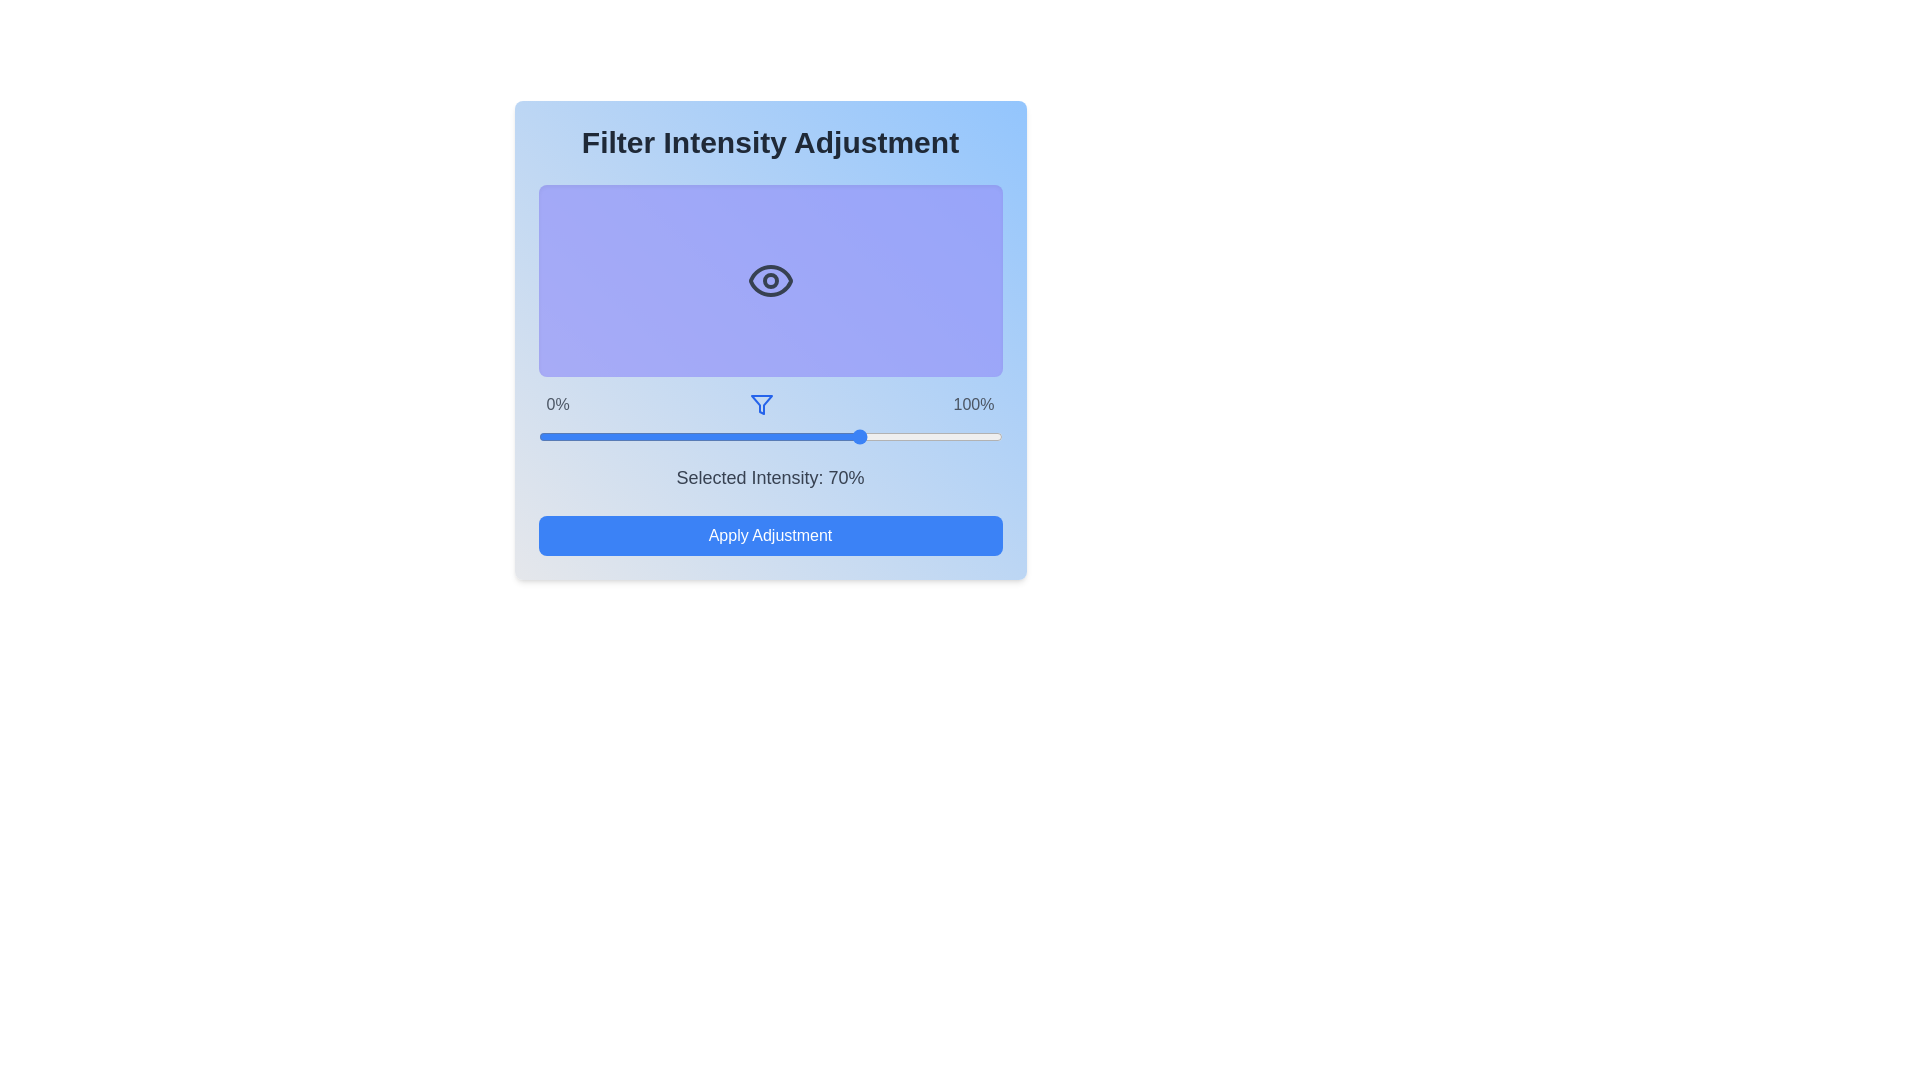 Image resolution: width=1920 pixels, height=1080 pixels. I want to click on 'Apply Adjustment' button, so click(769, 535).